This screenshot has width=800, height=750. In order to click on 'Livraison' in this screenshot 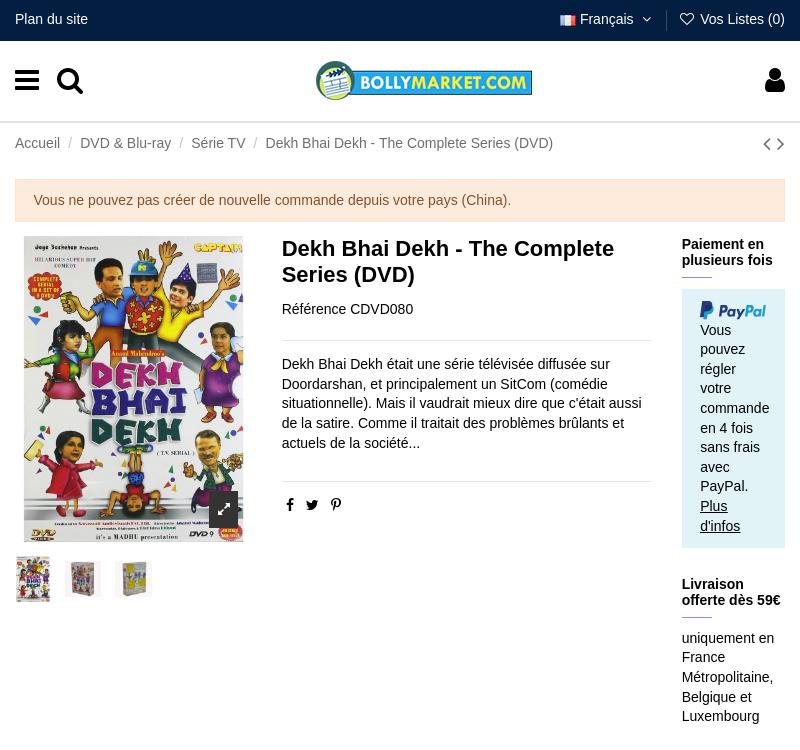, I will do `click(453, 701)`.